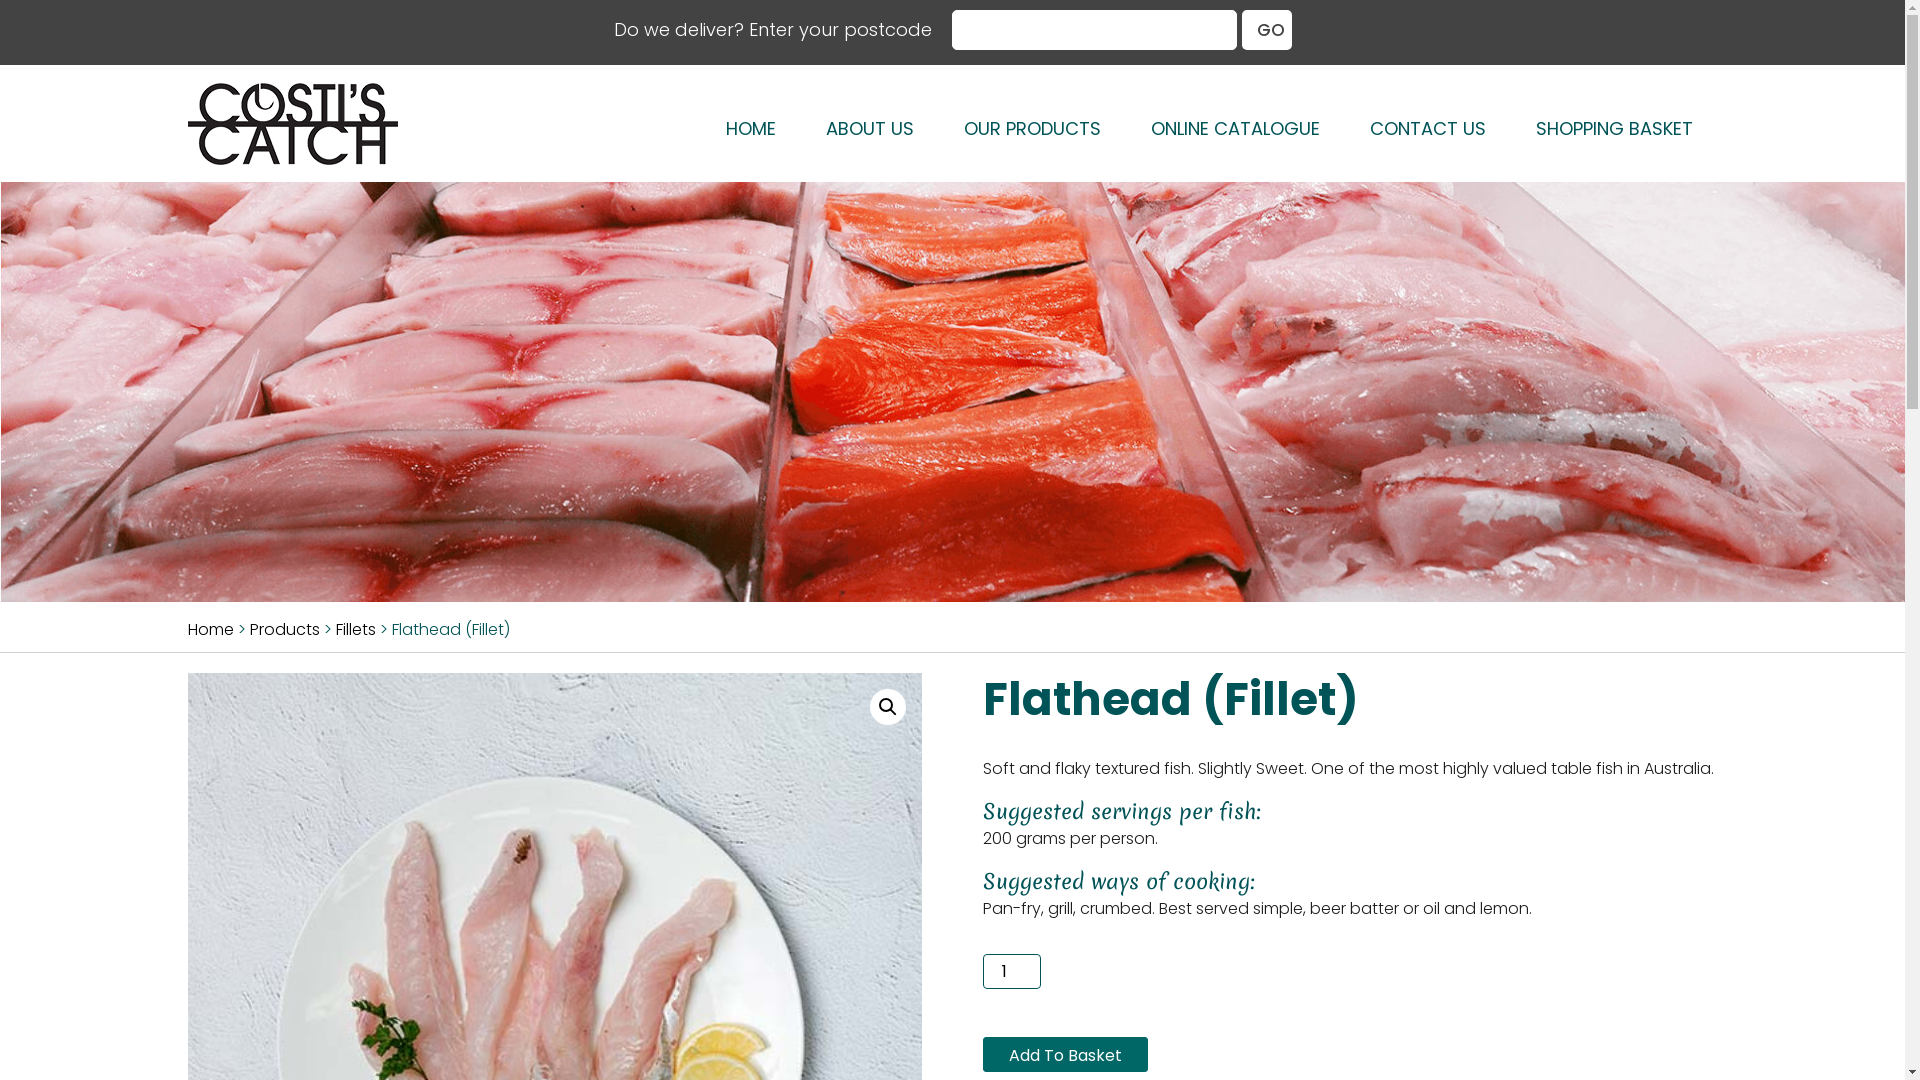  Describe the element at coordinates (1234, 128) in the screenshot. I see `'ONLINE CATALOGUE'` at that location.